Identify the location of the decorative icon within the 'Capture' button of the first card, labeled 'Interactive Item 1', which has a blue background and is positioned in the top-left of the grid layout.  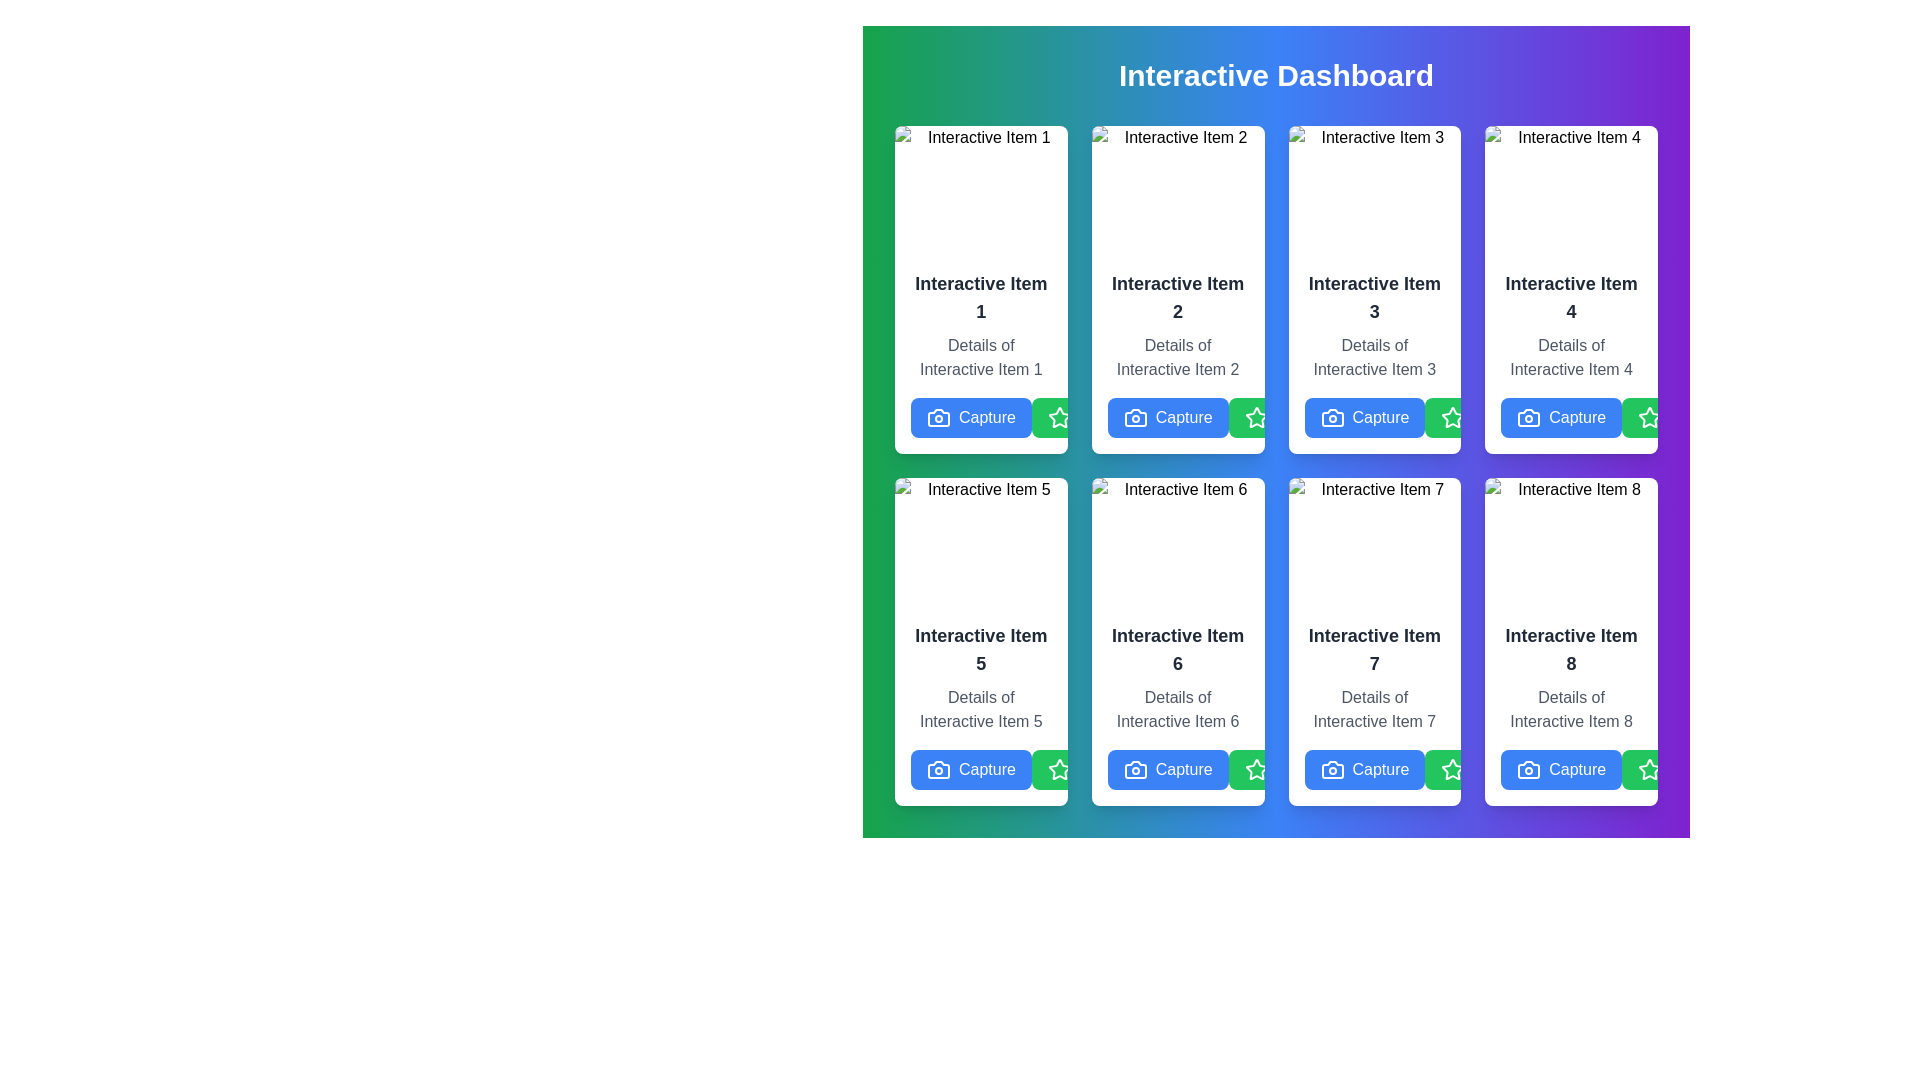
(938, 416).